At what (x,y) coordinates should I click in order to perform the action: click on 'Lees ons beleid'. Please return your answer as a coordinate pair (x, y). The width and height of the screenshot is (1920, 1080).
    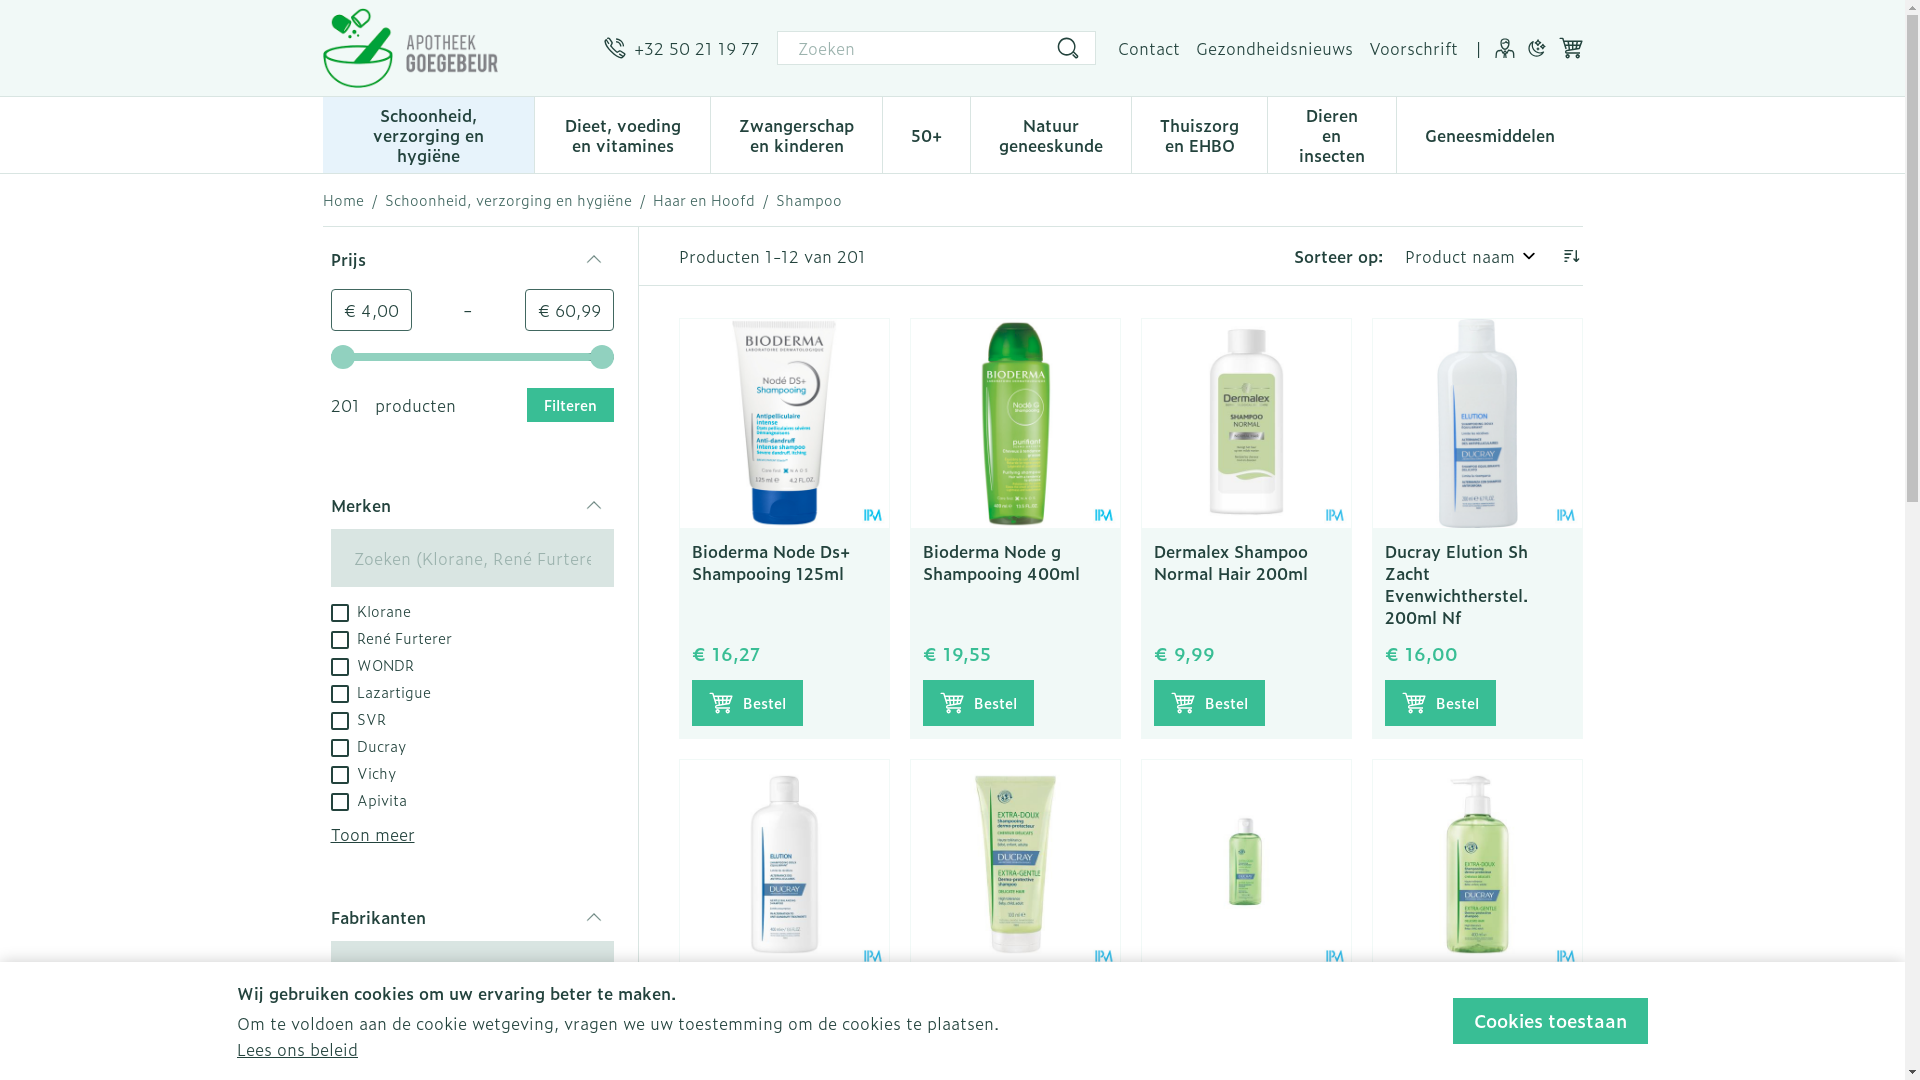
    Looking at the image, I should click on (296, 1048).